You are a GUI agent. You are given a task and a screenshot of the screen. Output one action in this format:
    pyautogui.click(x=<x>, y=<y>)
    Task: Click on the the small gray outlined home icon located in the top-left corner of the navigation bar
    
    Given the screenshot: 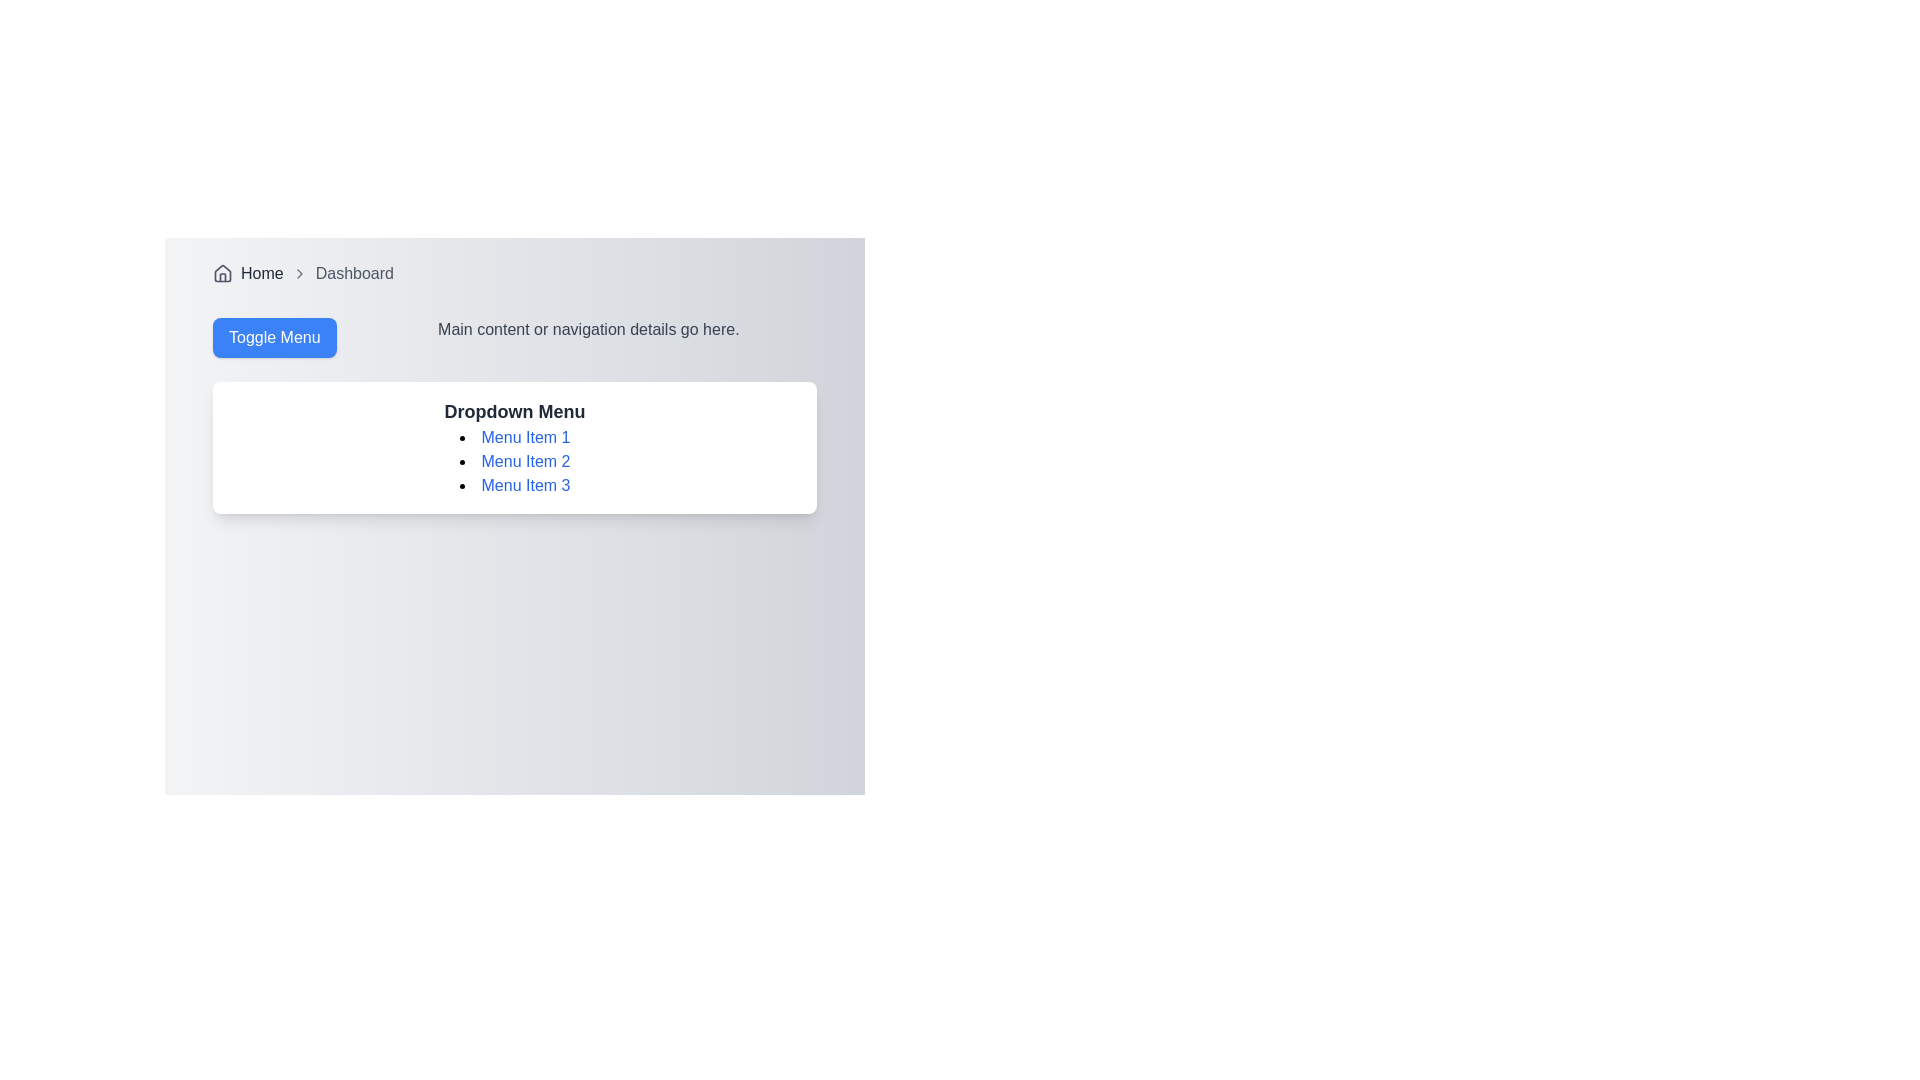 What is the action you would take?
    pyautogui.click(x=222, y=273)
    